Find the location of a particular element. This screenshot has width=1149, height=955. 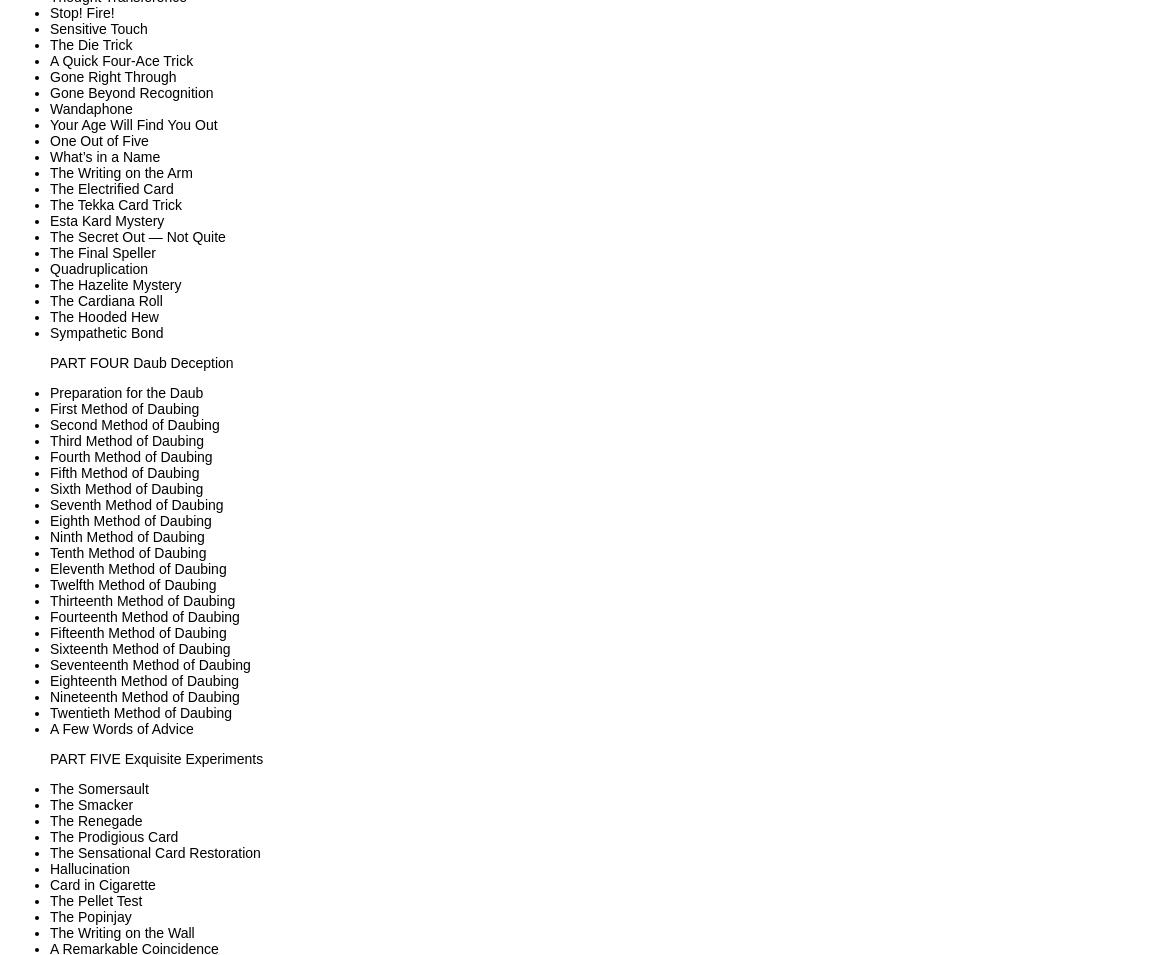

'The Final Speller' is located at coordinates (101, 252).